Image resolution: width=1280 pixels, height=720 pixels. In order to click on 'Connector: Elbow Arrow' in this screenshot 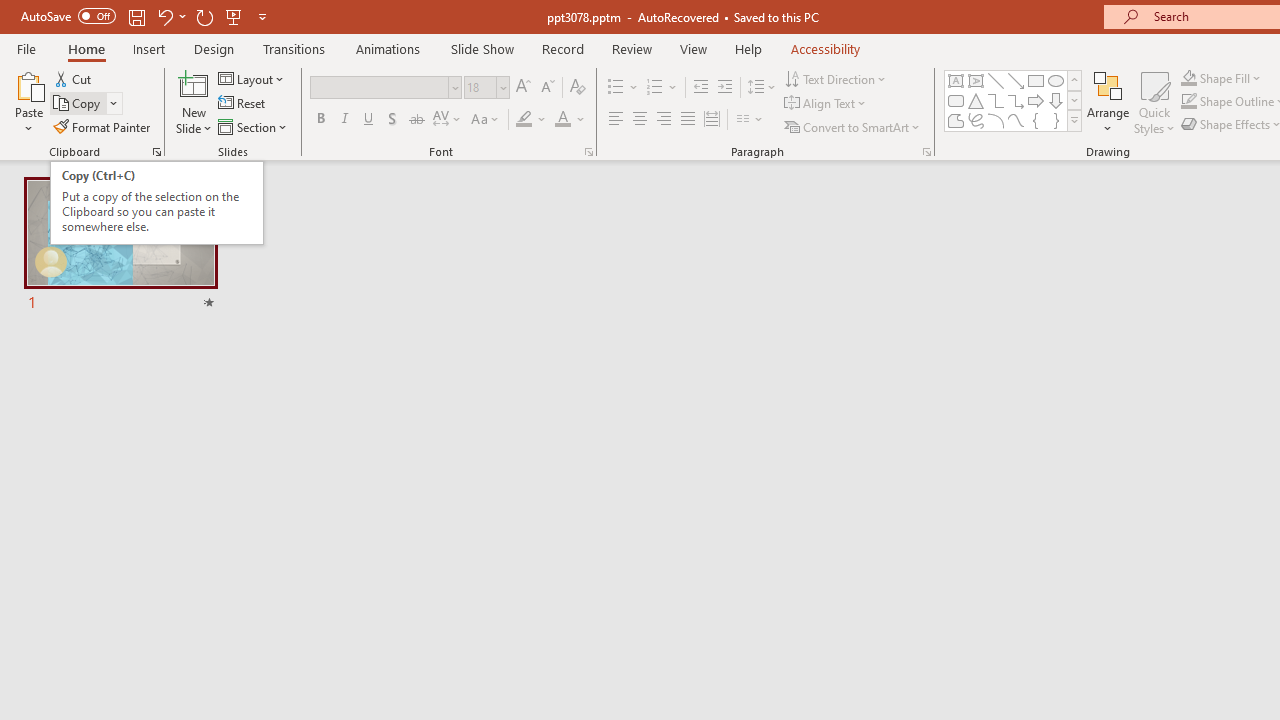, I will do `click(1016, 100)`.